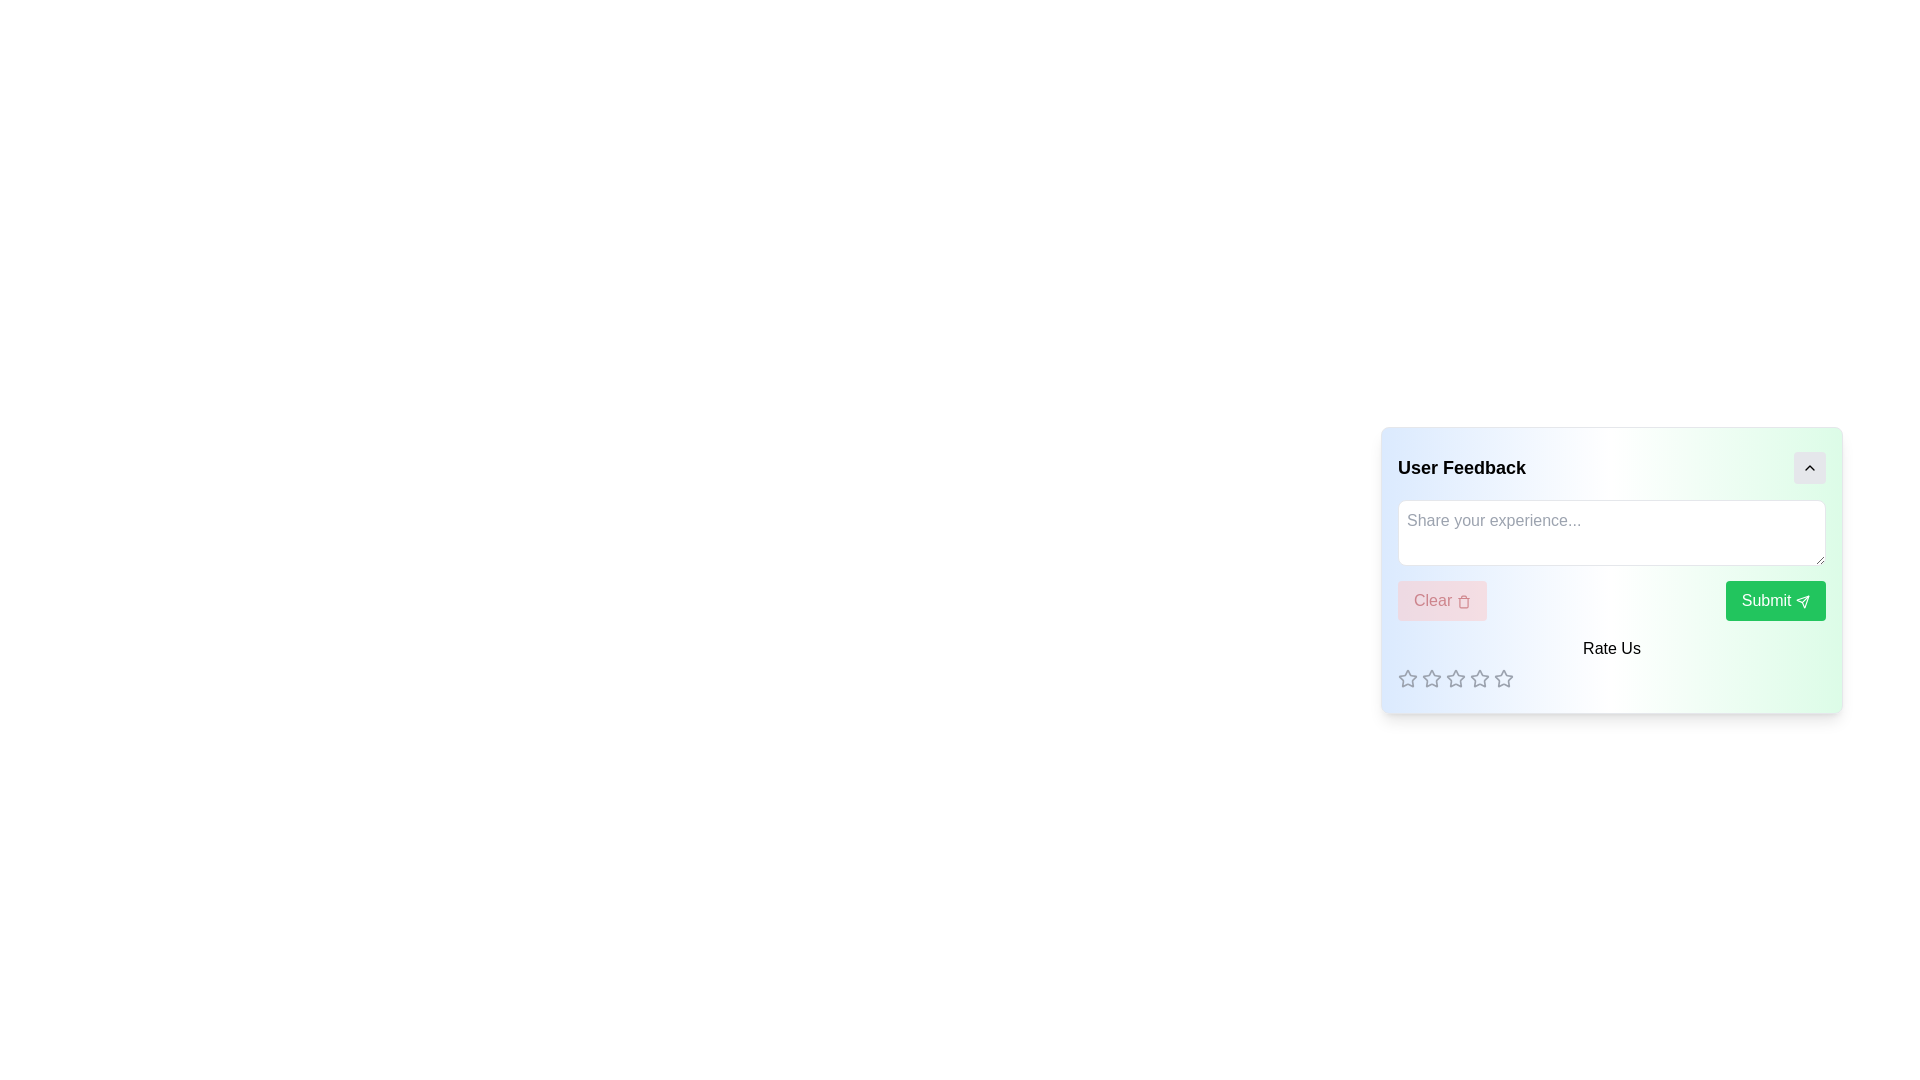  I want to click on the toggle button located at the top-right corner of the 'User Feedback' section, so click(1809, 467).